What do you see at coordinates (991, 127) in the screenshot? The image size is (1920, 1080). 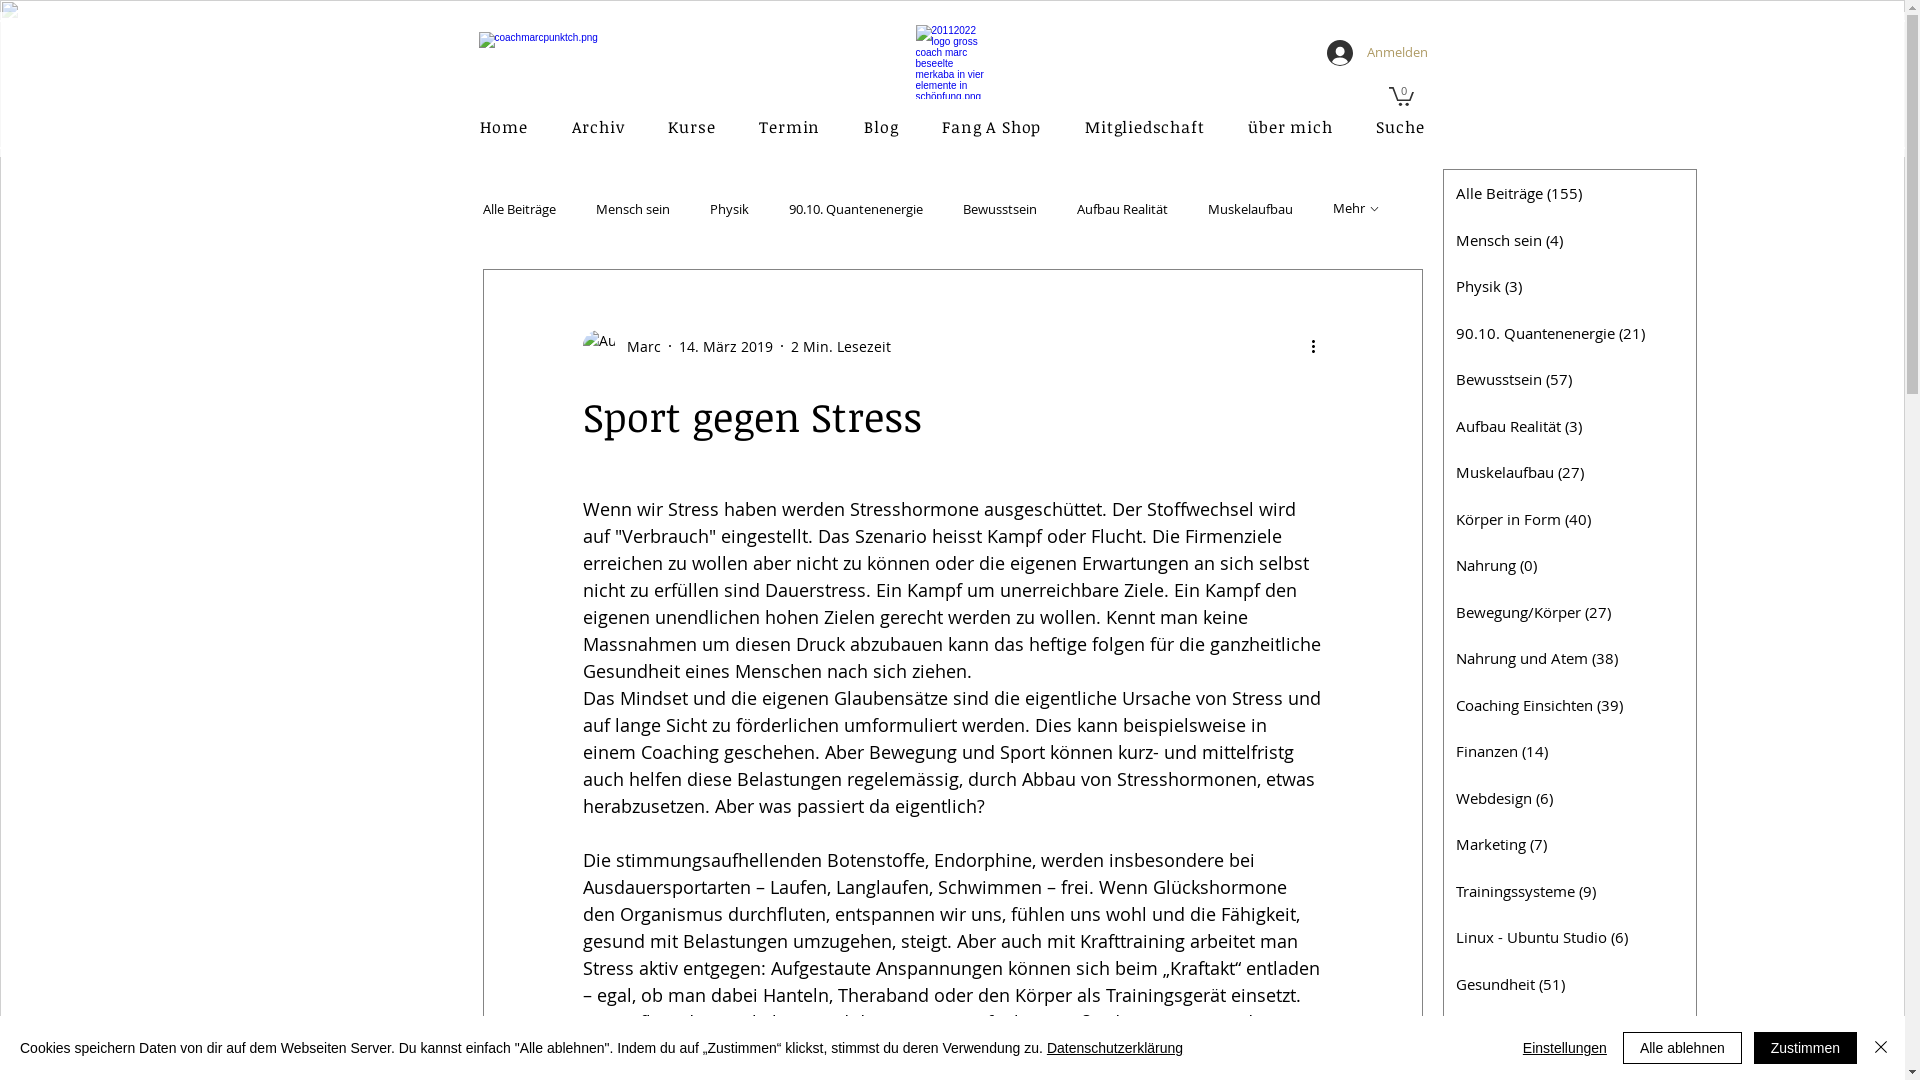 I see `'Fang A Shop'` at bounding box center [991, 127].